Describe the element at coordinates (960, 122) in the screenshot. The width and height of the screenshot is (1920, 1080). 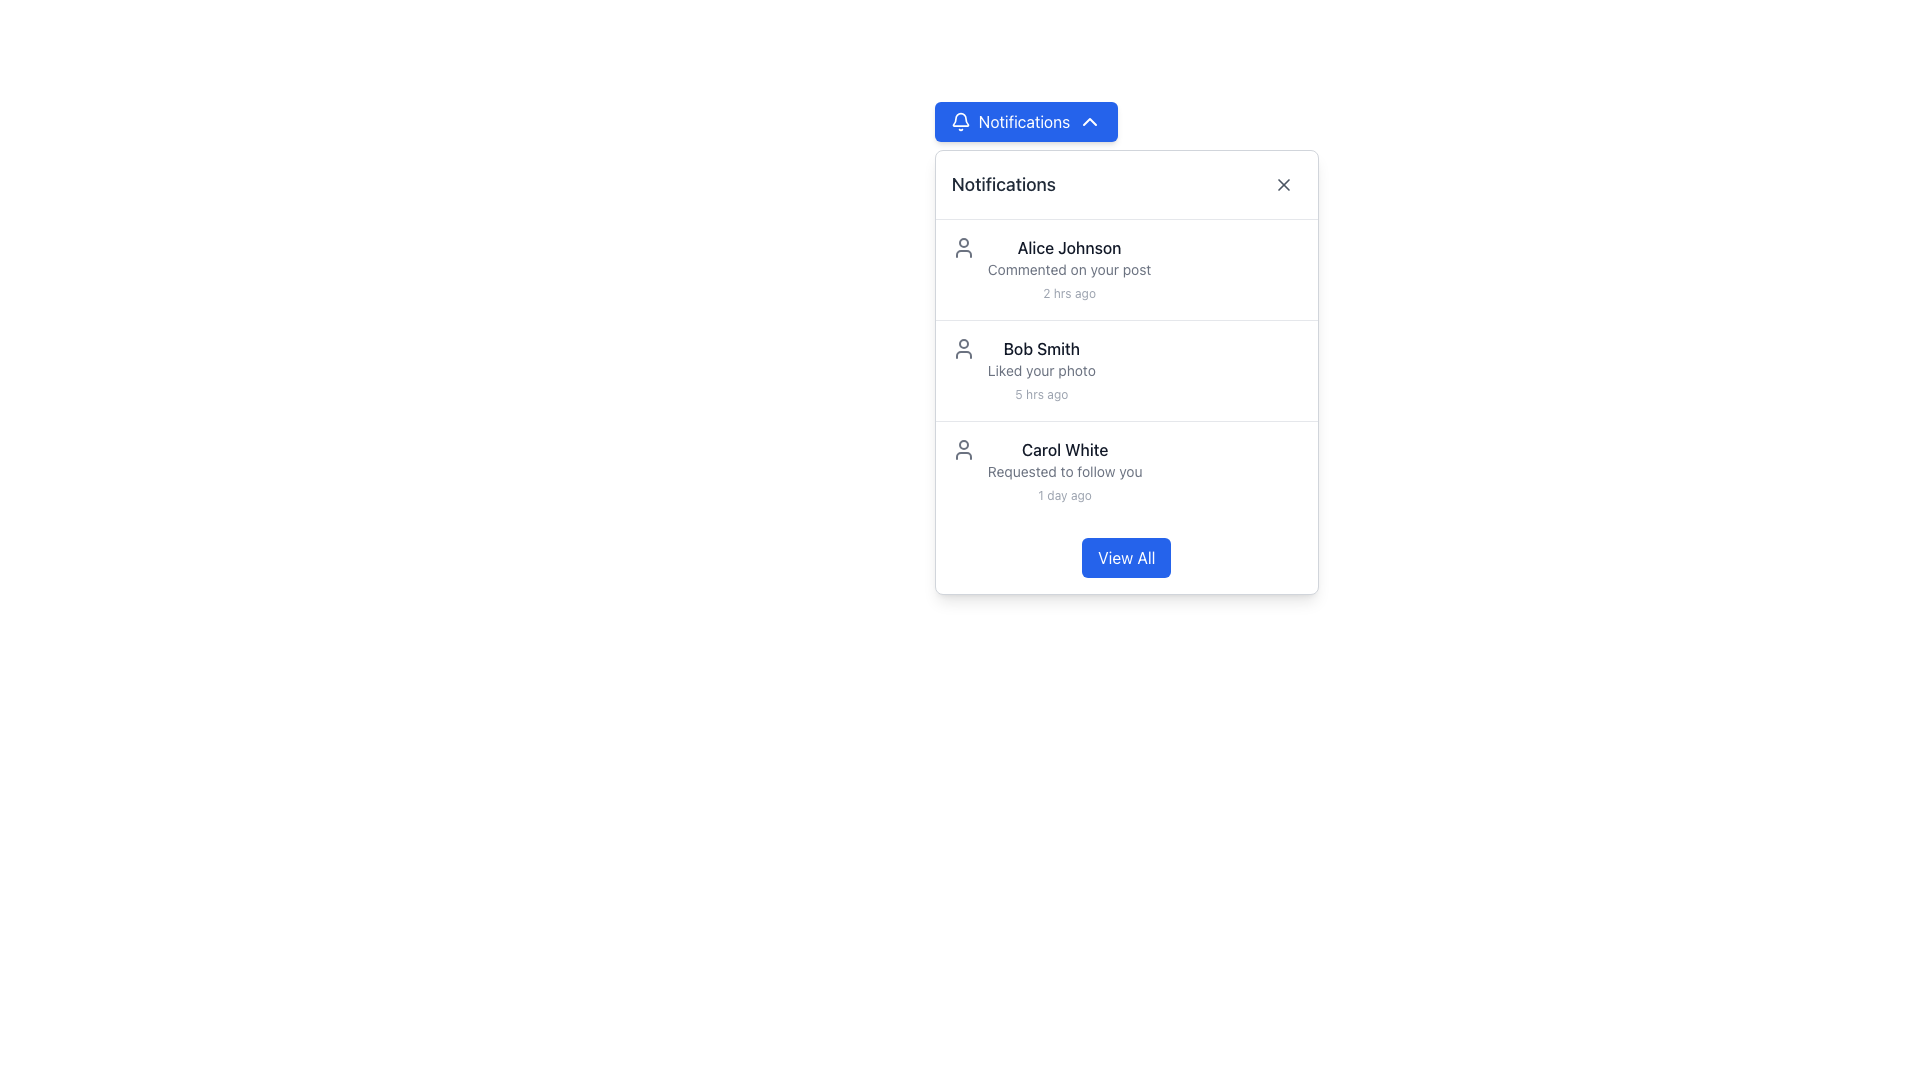
I see `the notifications icon, which is a bell icon with a thin outline on a blue background, located to the left of the word 'Notifications' in the upper blue button bar` at that location.